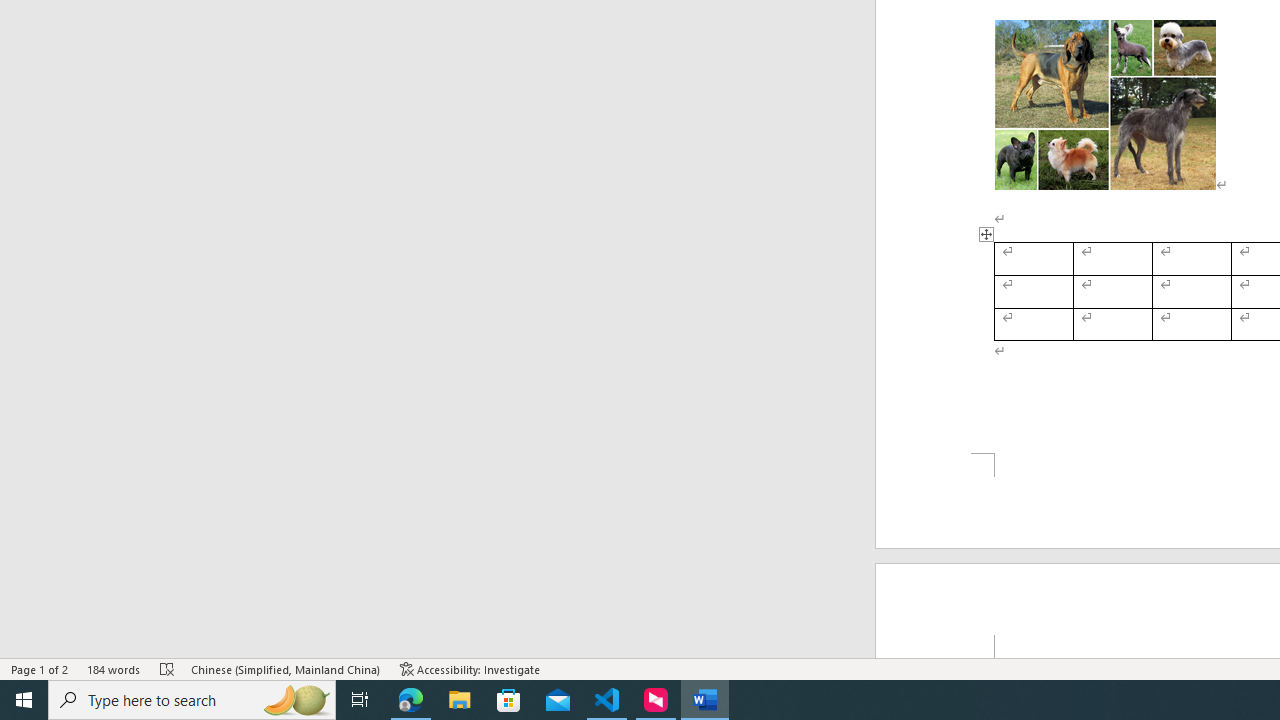 The height and width of the screenshot is (720, 1280). I want to click on 'File Explorer', so click(459, 698).